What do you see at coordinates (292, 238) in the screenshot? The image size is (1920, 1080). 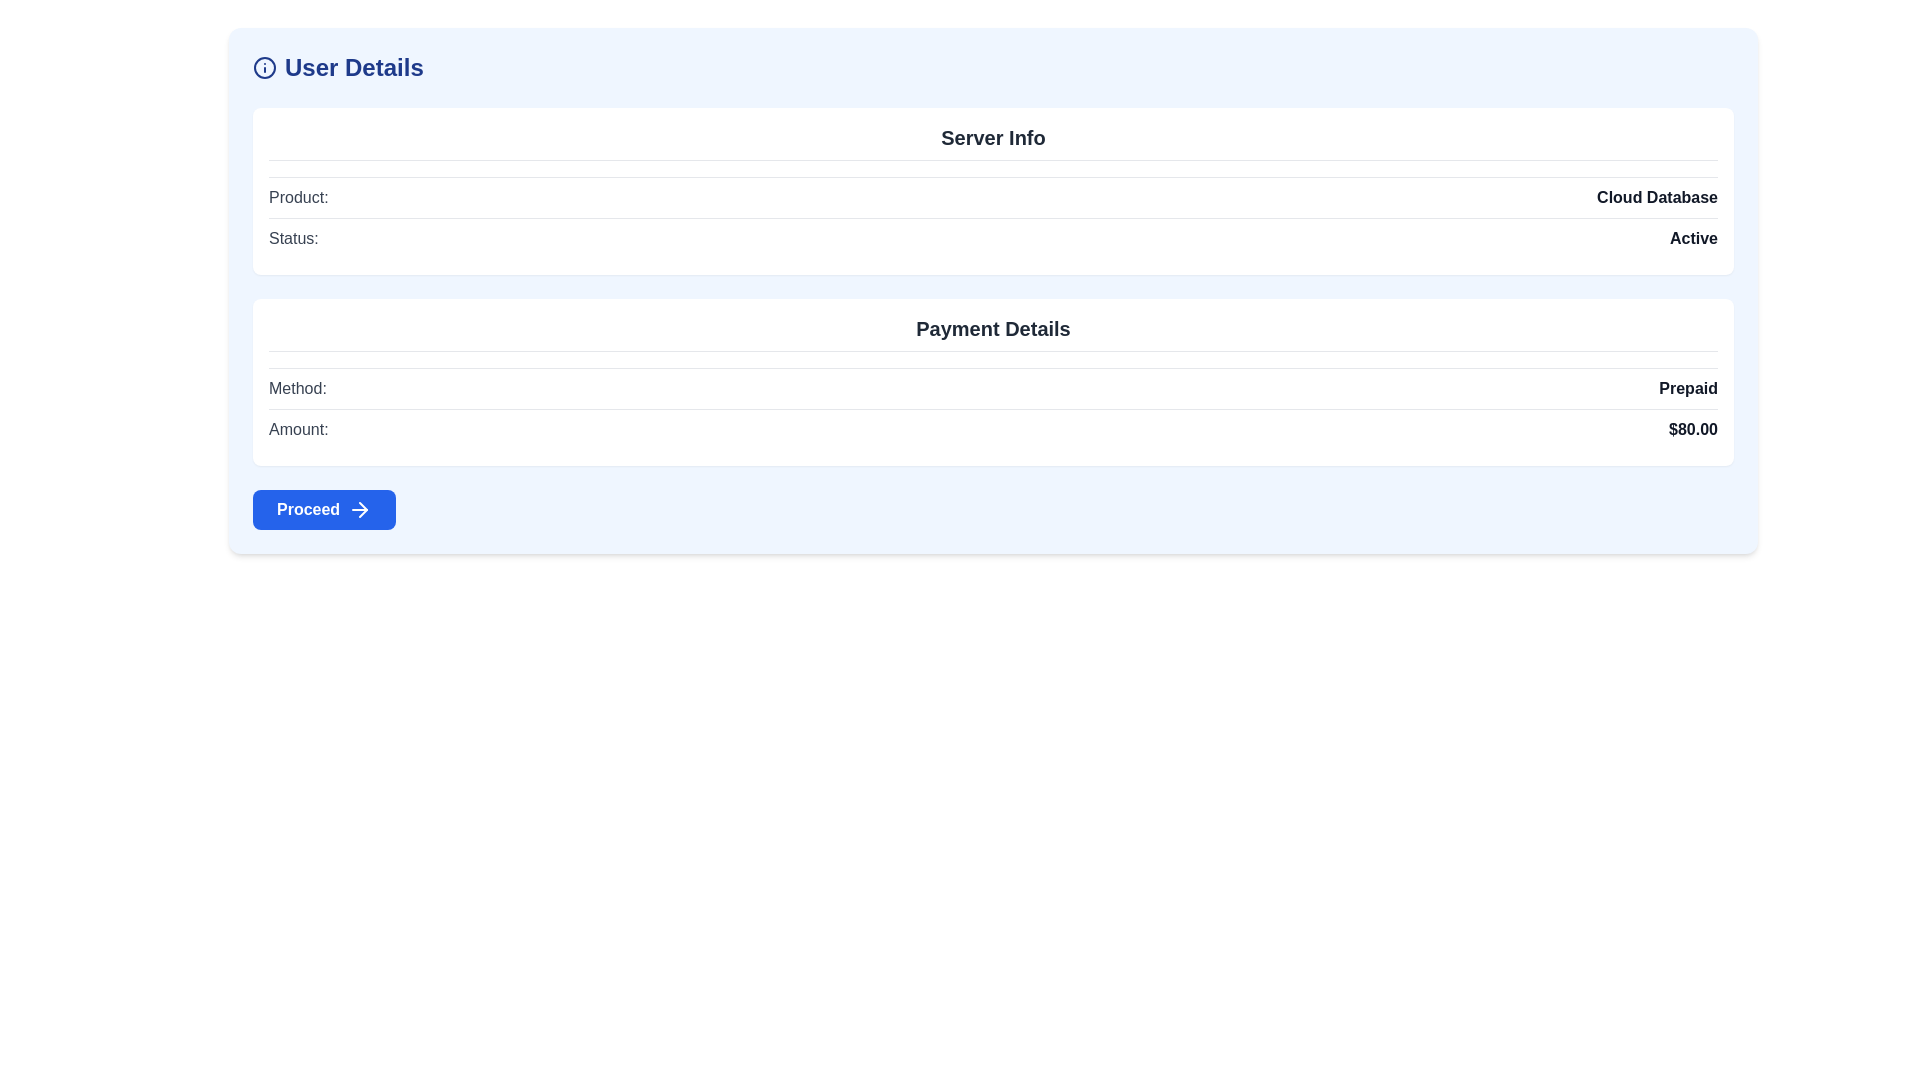 I see `the 'Status:' text label located in the 'Server Info' section, which is displayed in gray font and is positioned to the left of the text 'Active'` at bounding box center [292, 238].